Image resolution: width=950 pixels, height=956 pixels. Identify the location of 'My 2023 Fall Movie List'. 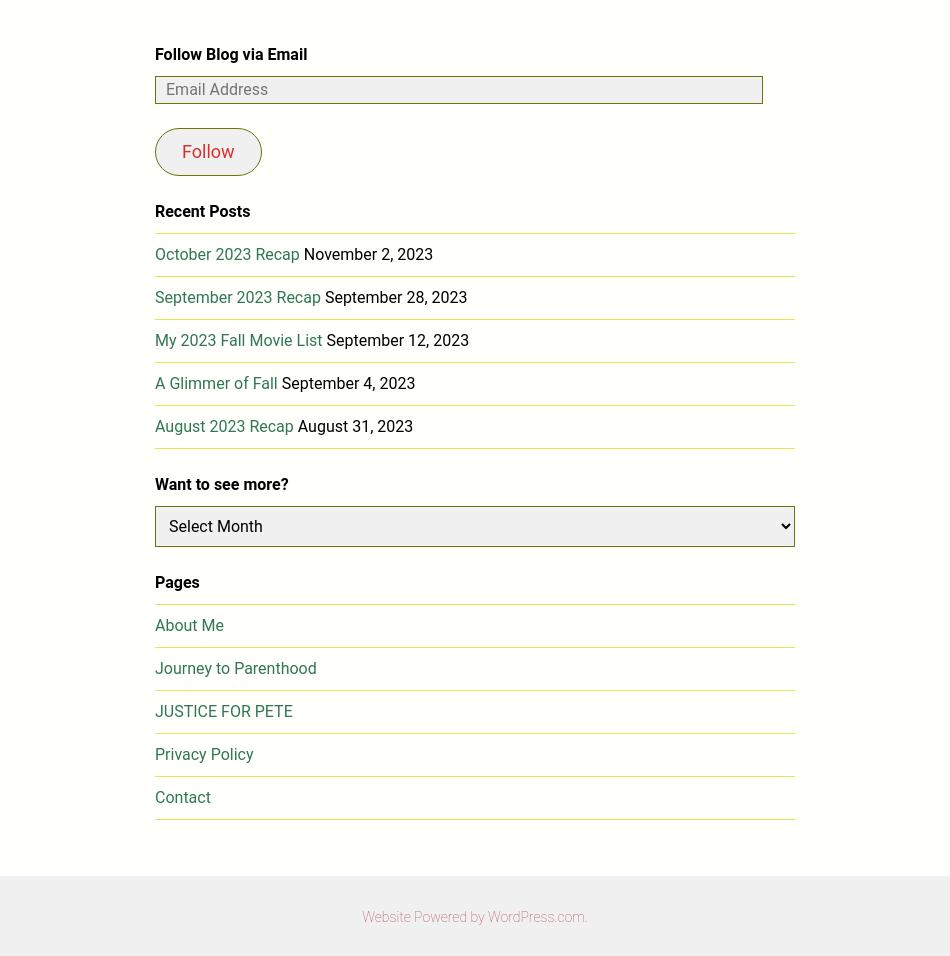
(238, 338).